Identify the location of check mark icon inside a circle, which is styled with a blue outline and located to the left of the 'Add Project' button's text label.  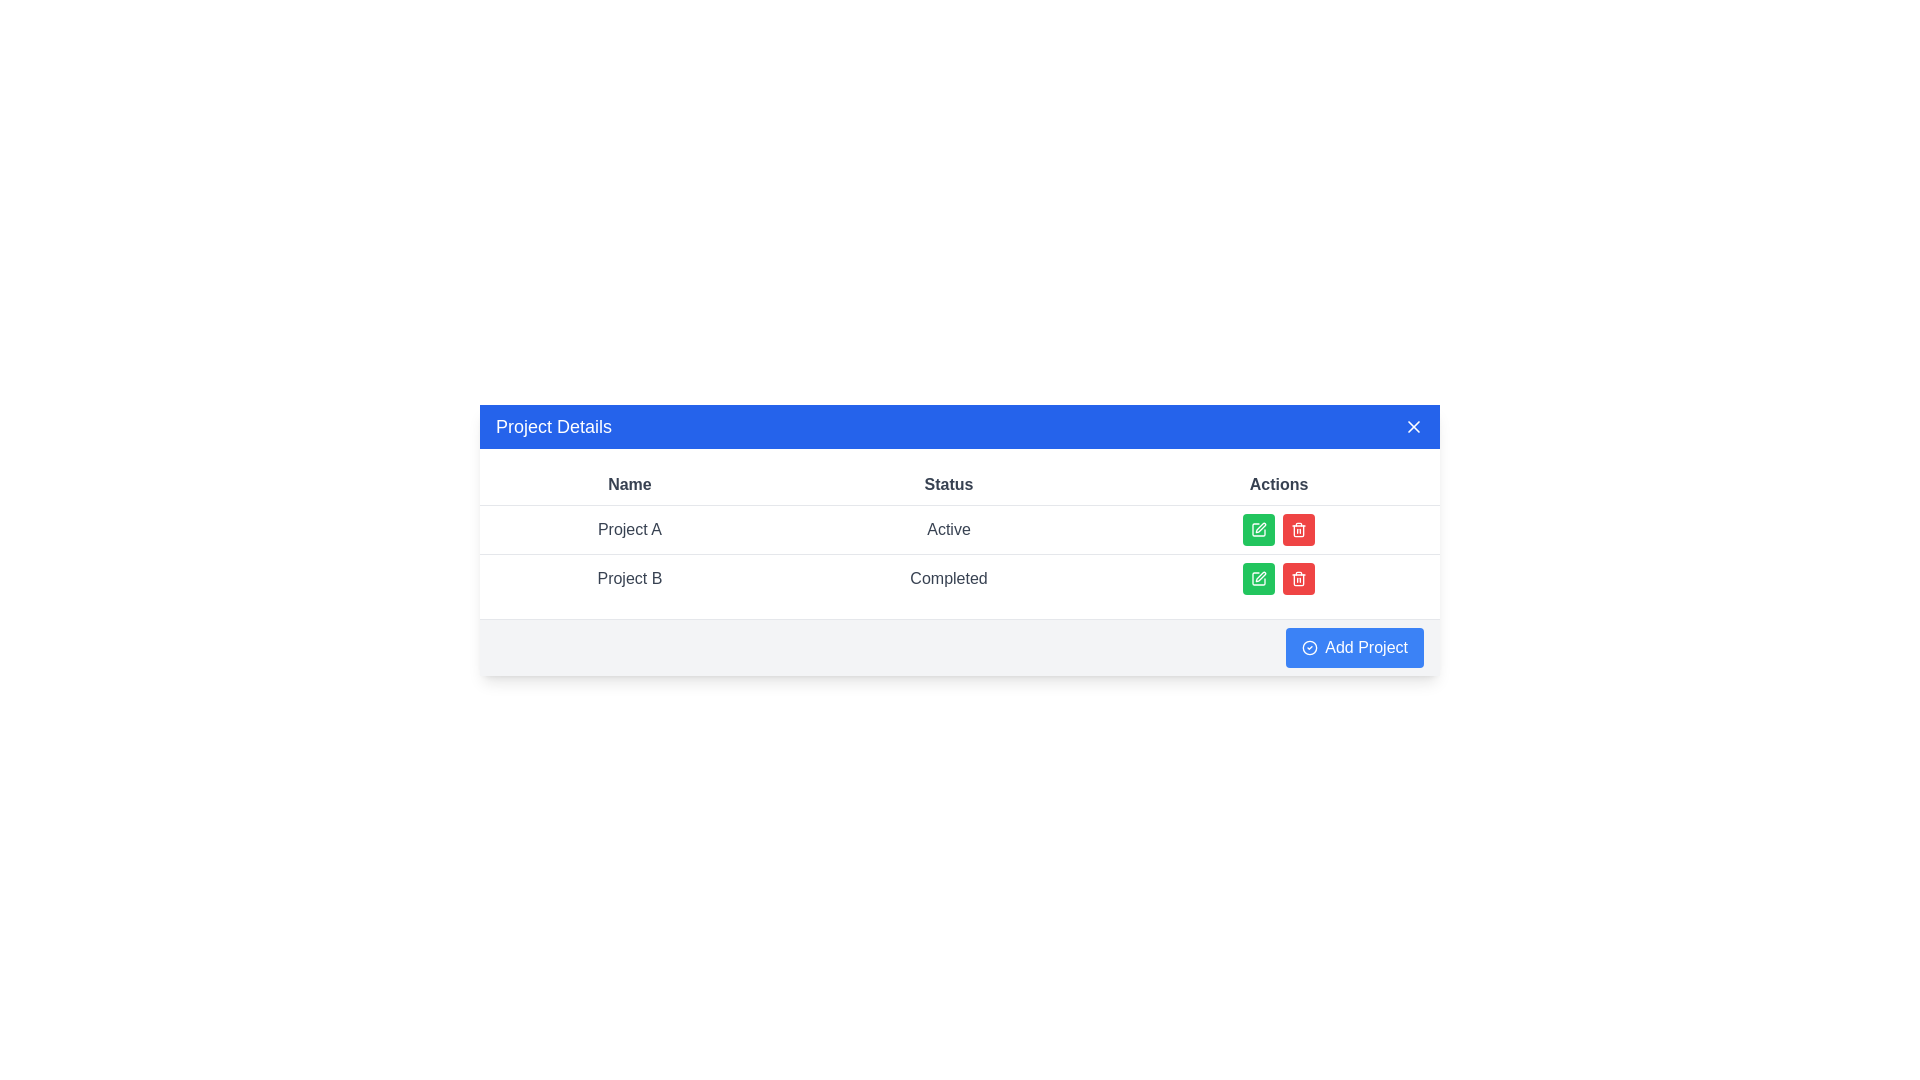
(1309, 648).